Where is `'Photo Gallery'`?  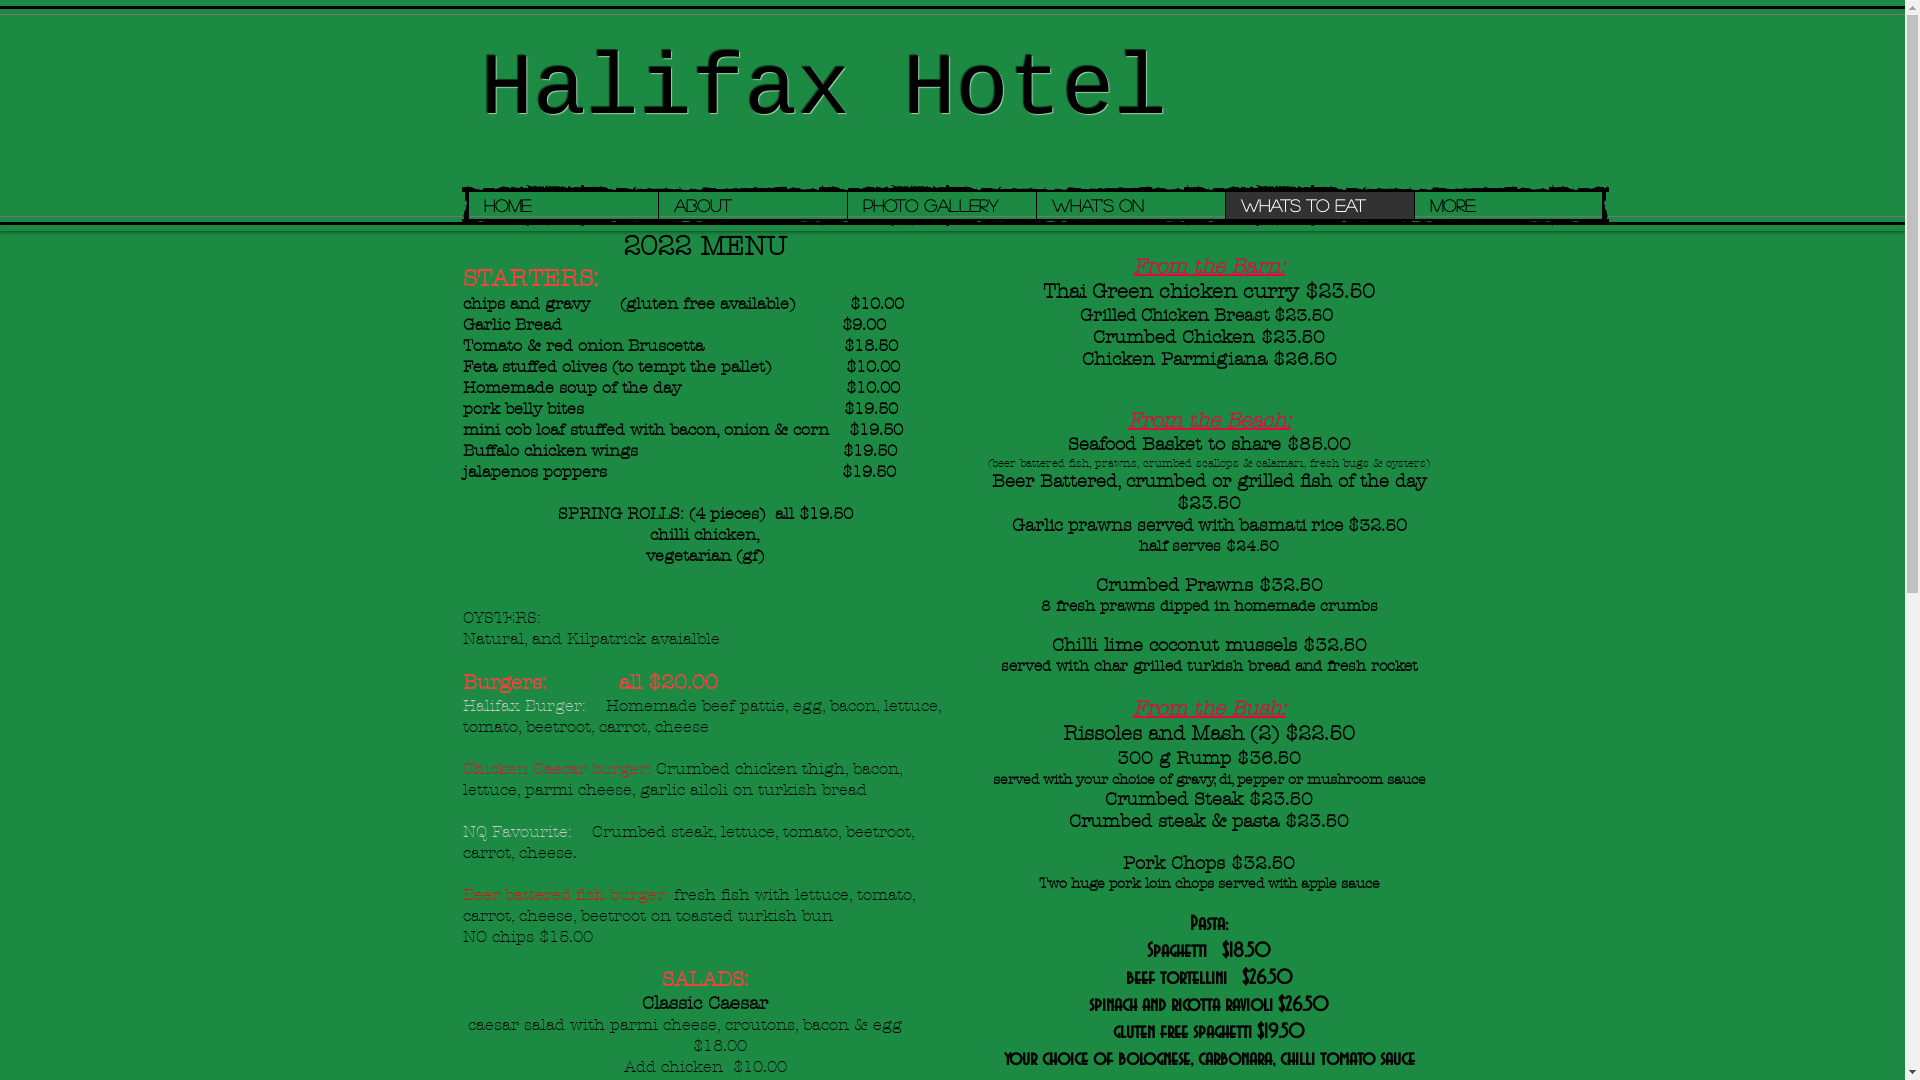
'Photo Gallery' is located at coordinates (845, 205).